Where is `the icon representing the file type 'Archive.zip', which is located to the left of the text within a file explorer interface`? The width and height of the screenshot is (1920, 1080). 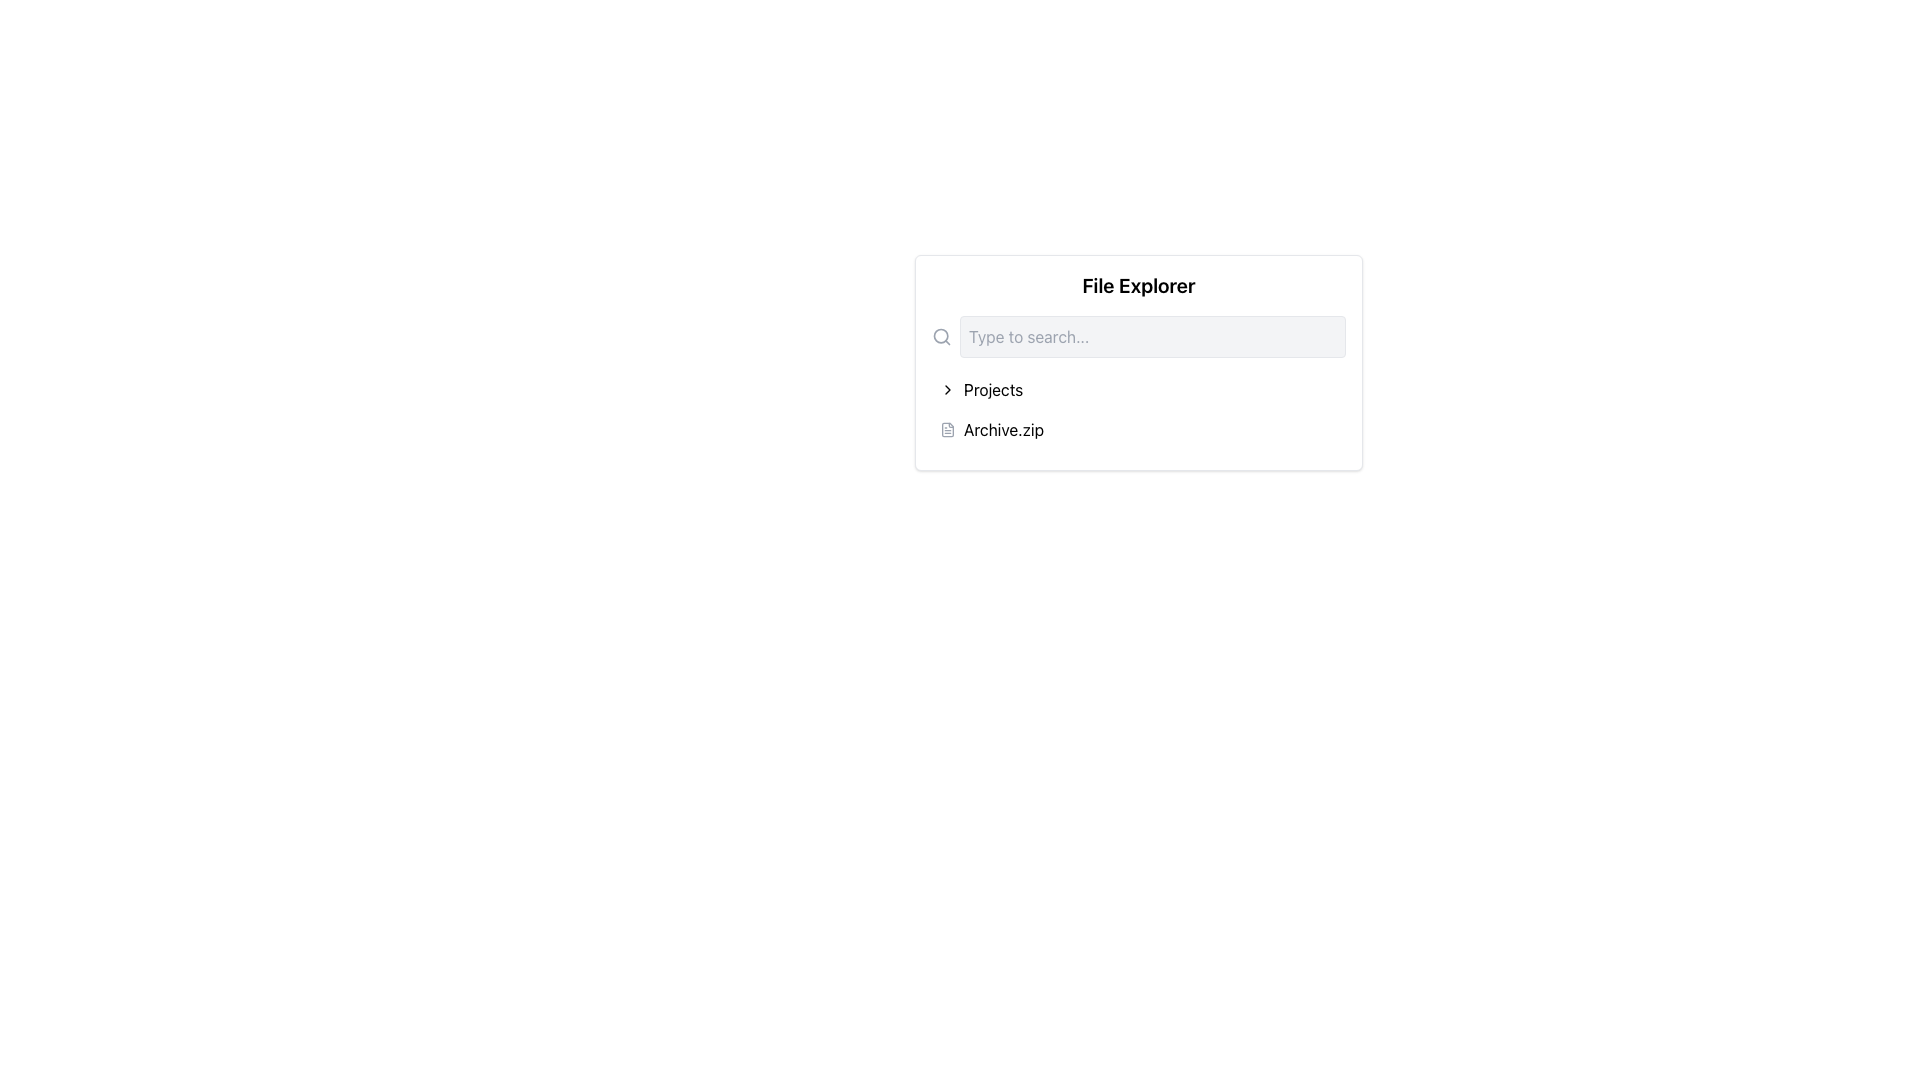
the icon representing the file type 'Archive.zip', which is located to the left of the text within a file explorer interface is located at coordinates (947, 428).